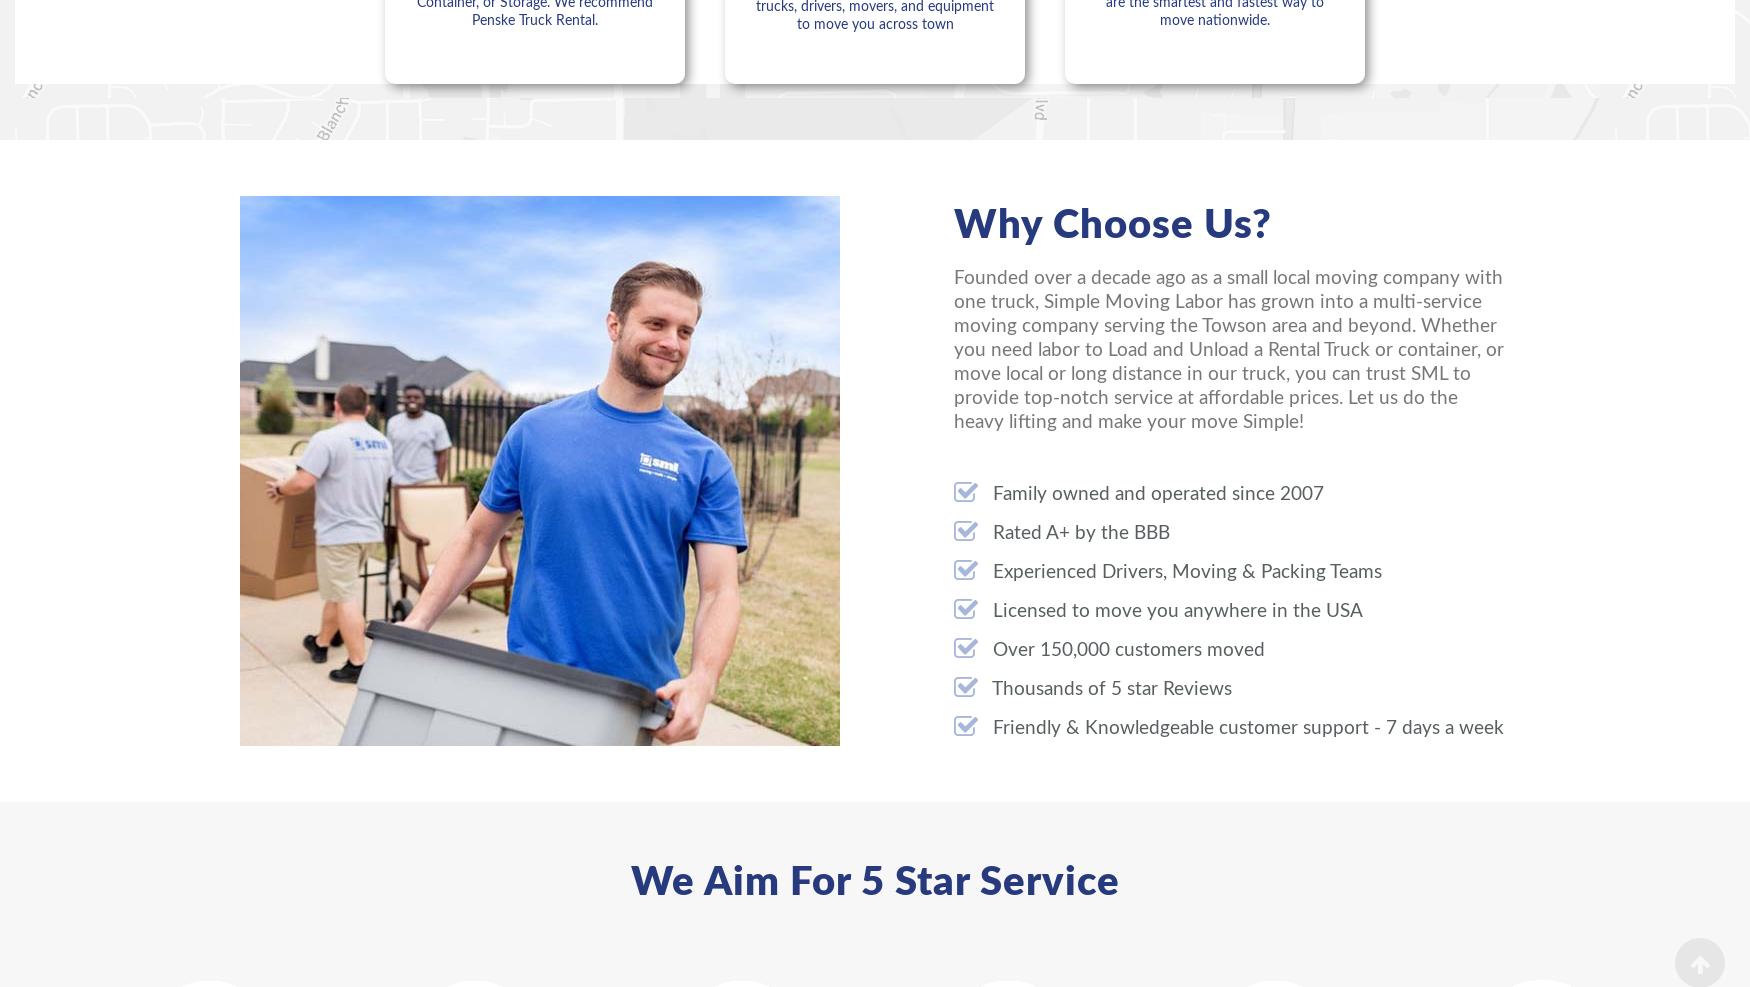 This screenshot has height=987, width=1750. I want to click on 'Over 150,000 customers moved', so click(1125, 650).